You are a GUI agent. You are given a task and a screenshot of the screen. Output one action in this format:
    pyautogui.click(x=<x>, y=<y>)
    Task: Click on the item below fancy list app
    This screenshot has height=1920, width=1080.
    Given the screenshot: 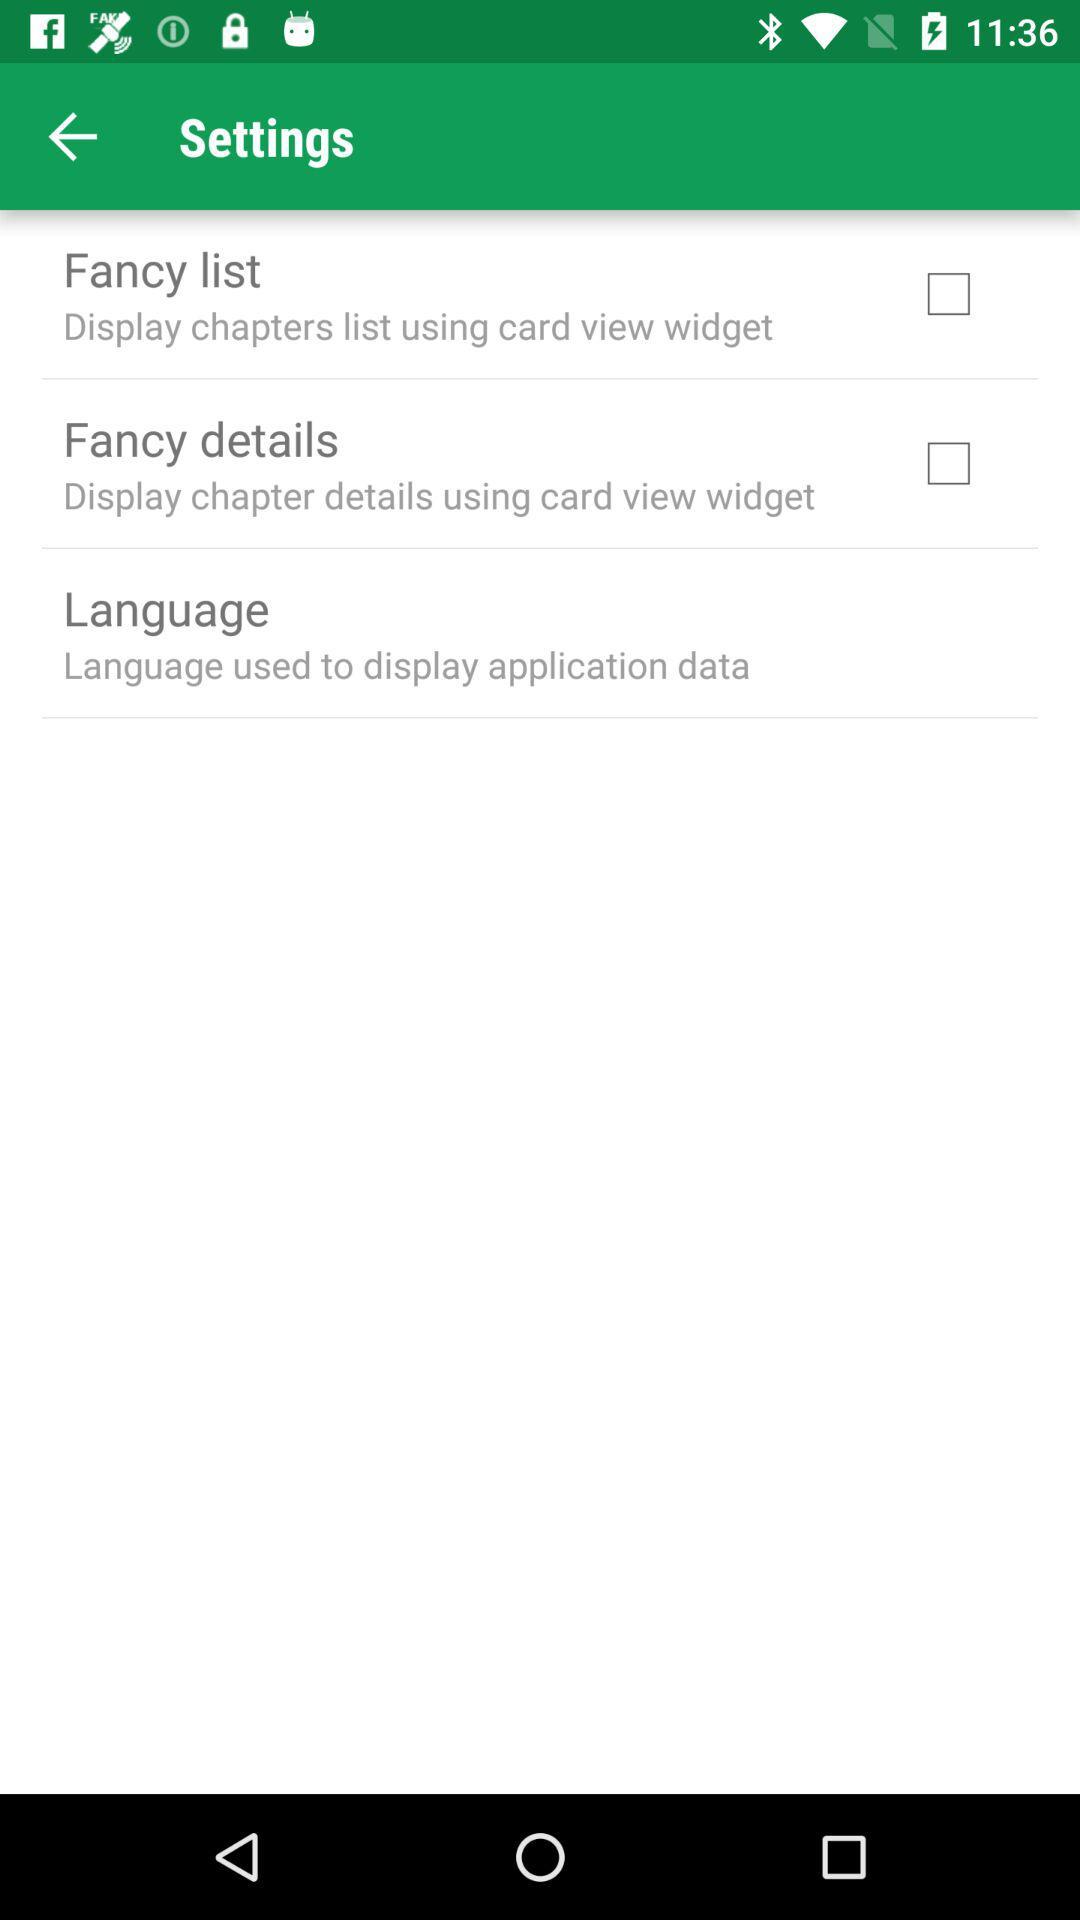 What is the action you would take?
    pyautogui.click(x=417, y=325)
    